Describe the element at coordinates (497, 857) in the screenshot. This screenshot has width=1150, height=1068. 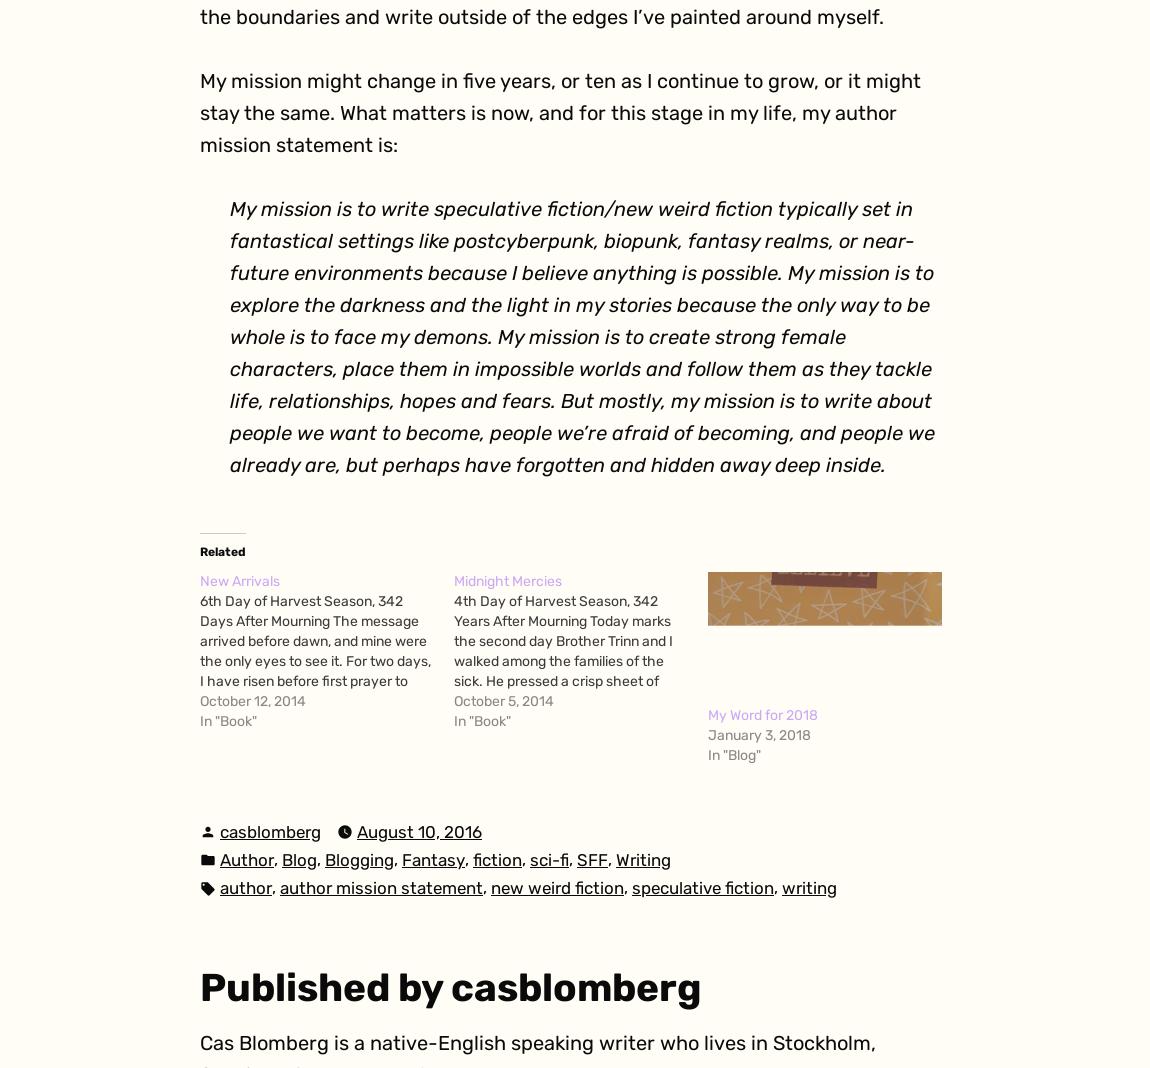
I see `'fiction'` at that location.